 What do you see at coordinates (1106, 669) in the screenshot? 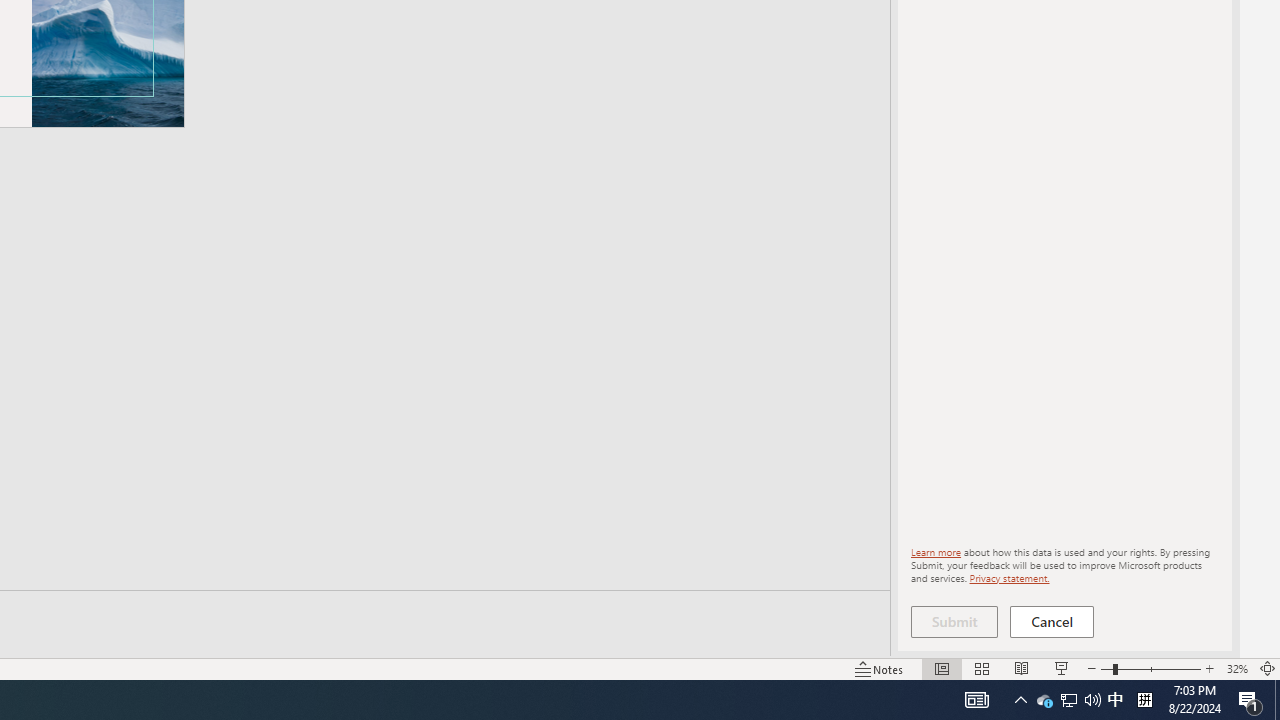
I see `'Zoom Out'` at bounding box center [1106, 669].